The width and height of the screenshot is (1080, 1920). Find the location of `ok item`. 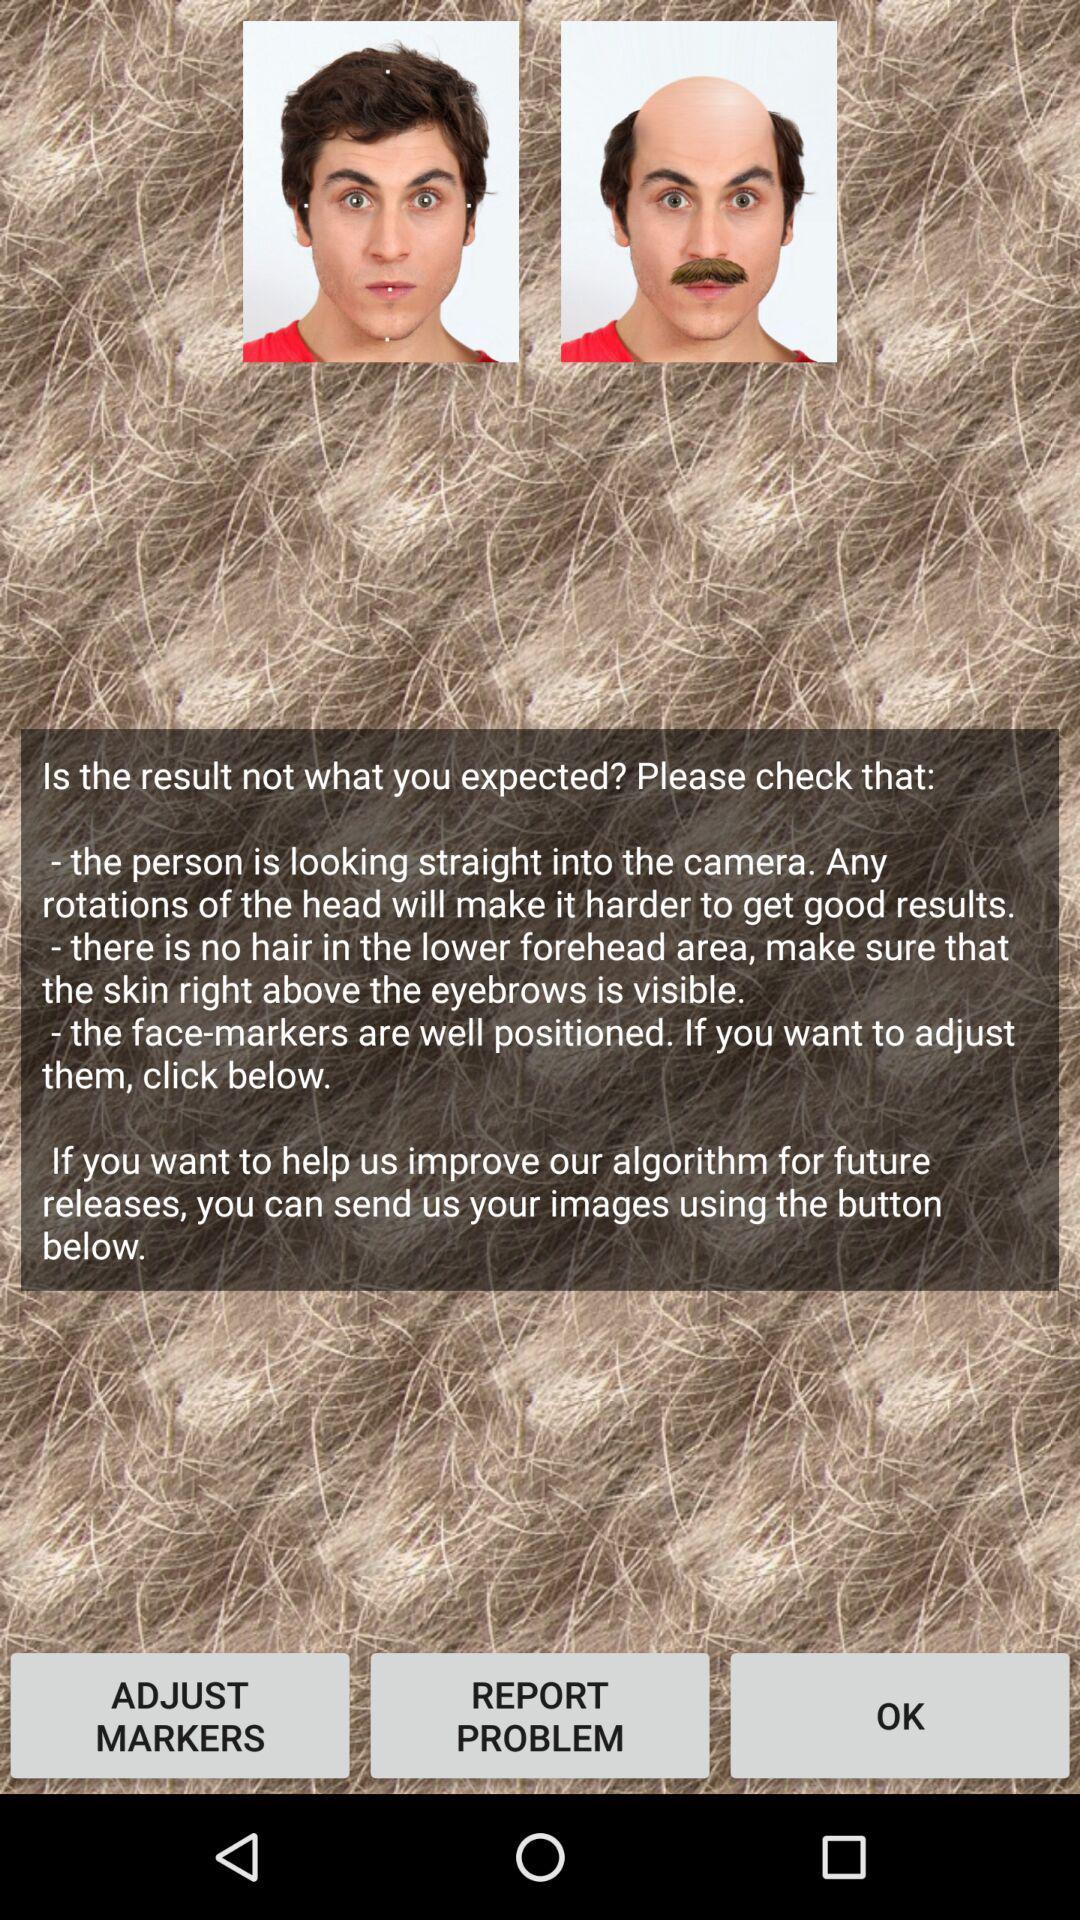

ok item is located at coordinates (898, 1714).